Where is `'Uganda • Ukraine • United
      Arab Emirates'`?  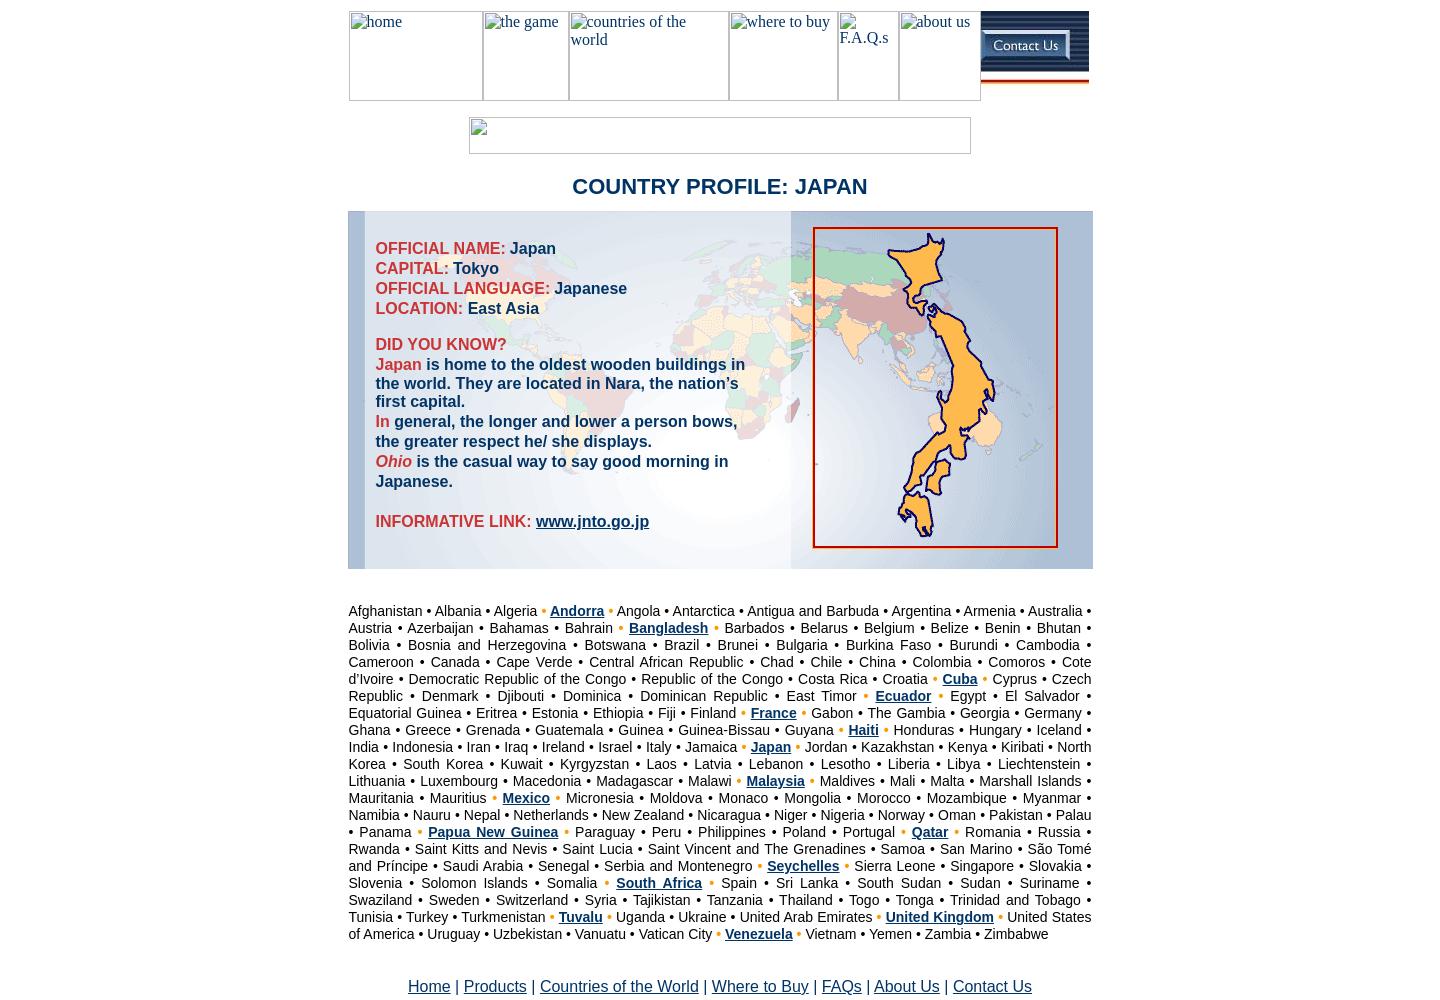 'Uganda • Ukraine • United
      Arab Emirates' is located at coordinates (742, 917).